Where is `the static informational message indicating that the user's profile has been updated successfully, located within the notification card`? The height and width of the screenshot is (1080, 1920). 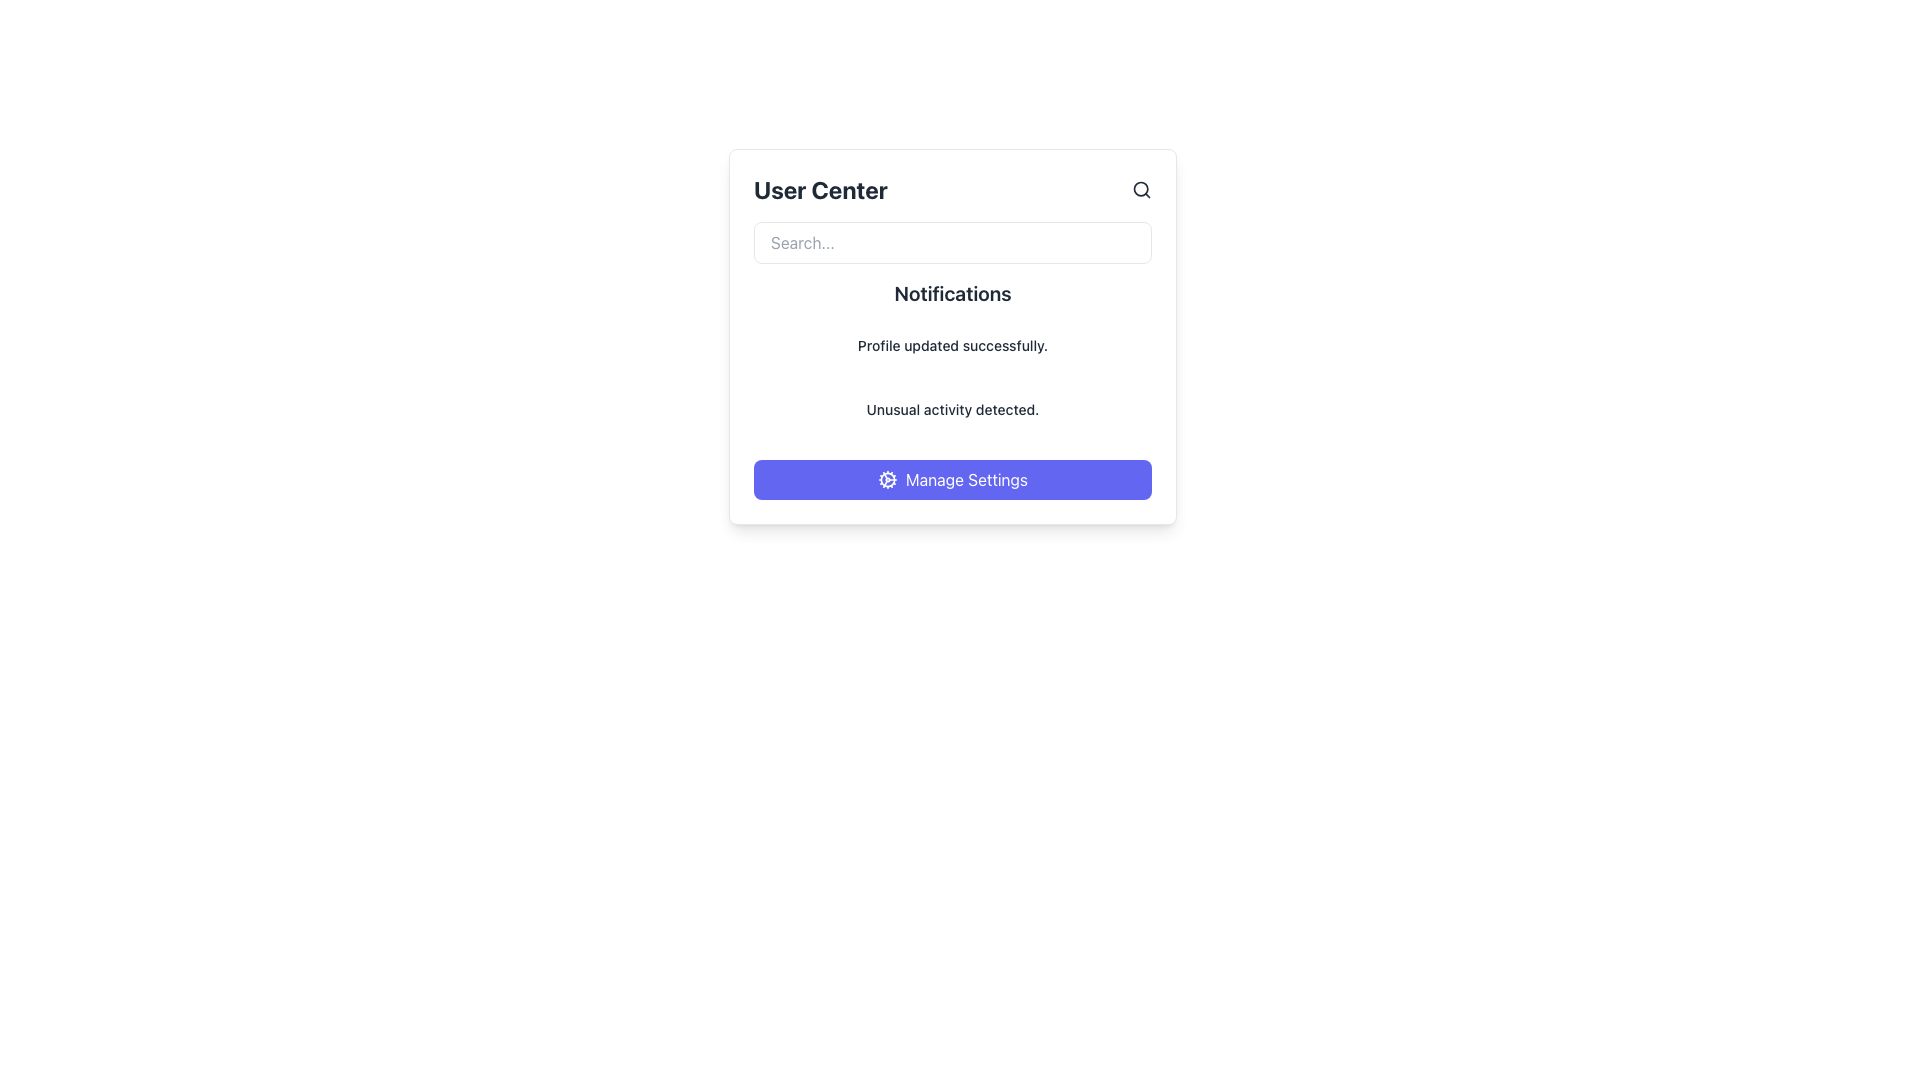
the static informational message indicating that the user's profile has been updated successfully, located within the notification card is located at coordinates (952, 345).